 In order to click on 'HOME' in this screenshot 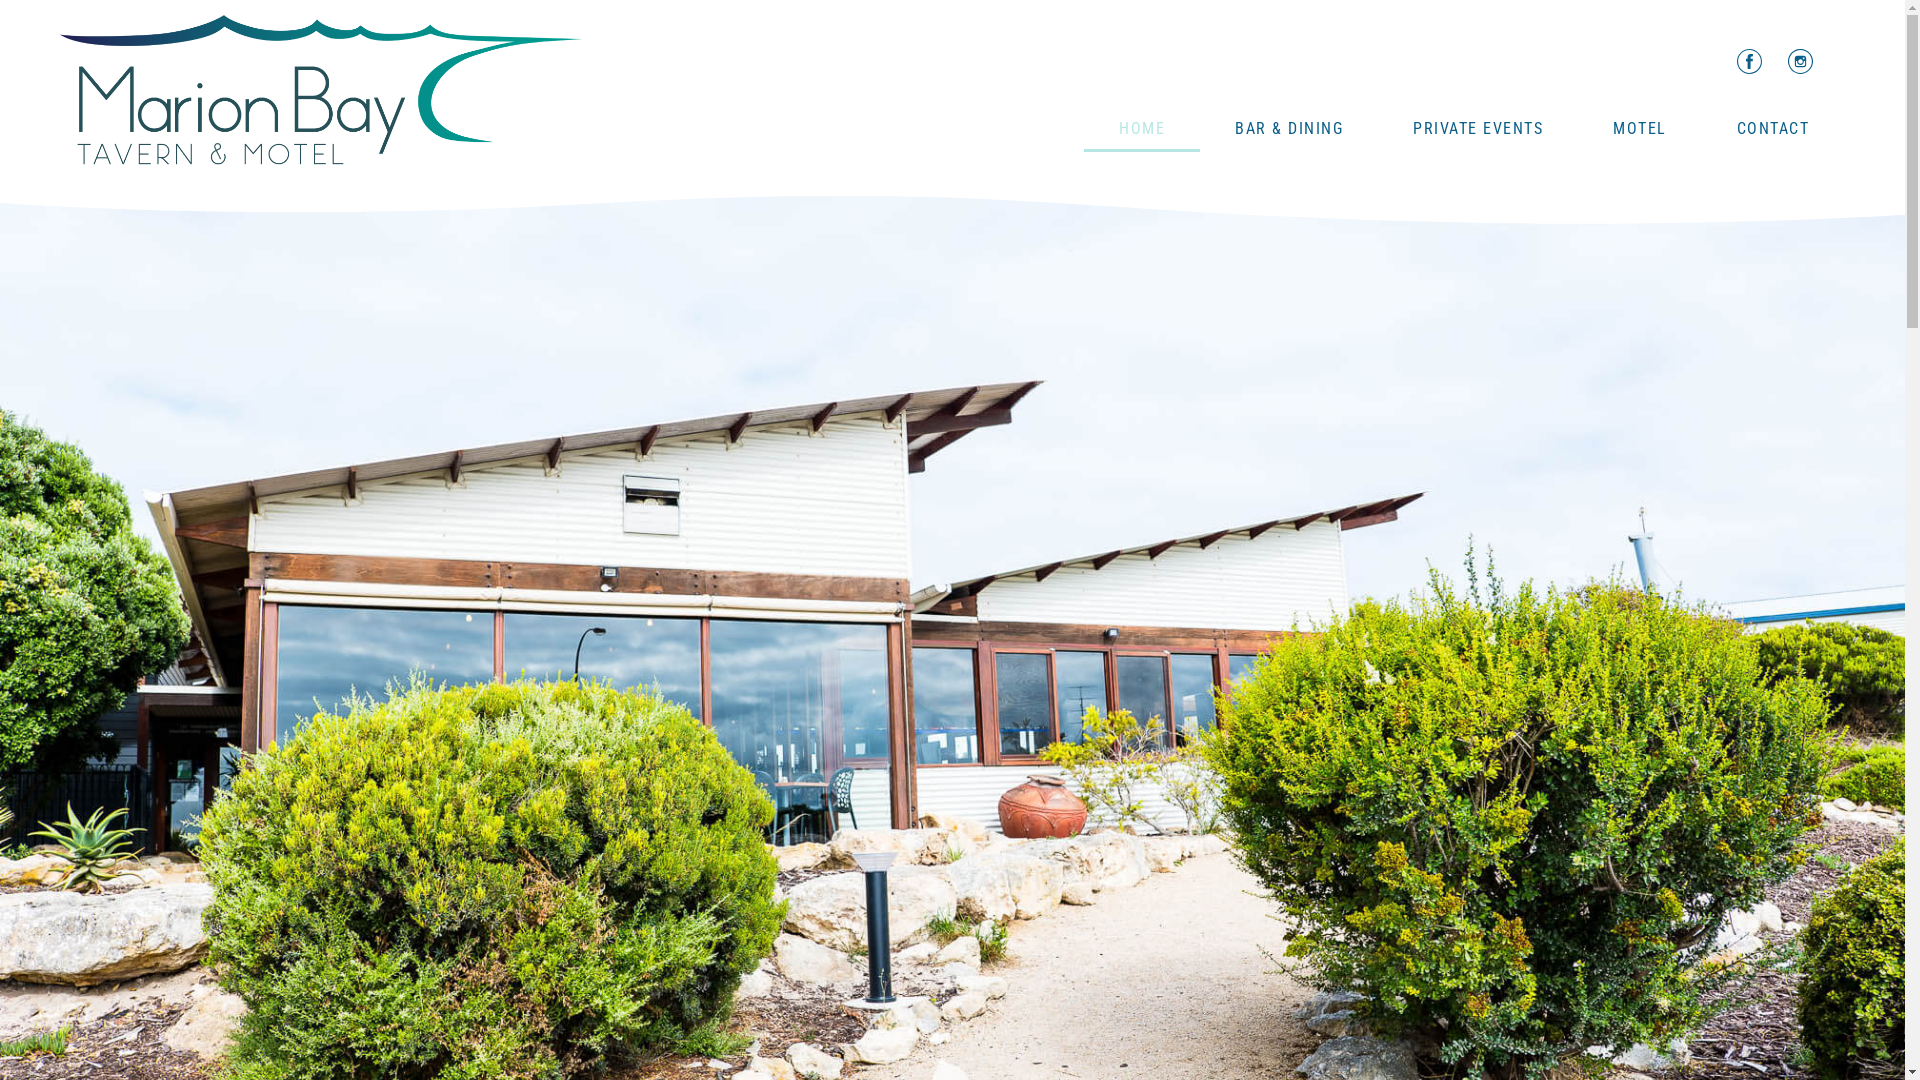, I will do `click(1142, 128)`.